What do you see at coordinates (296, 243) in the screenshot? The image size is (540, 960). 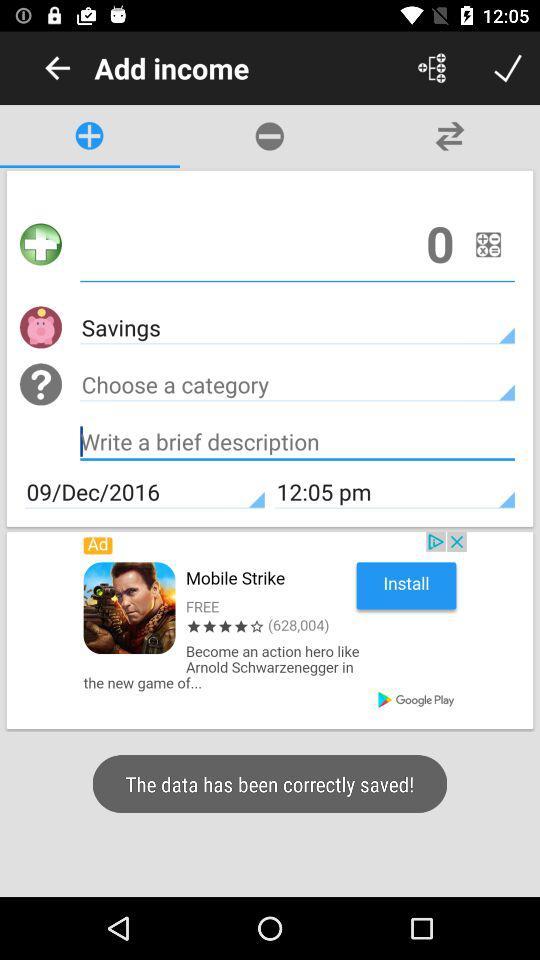 I see `income` at bounding box center [296, 243].